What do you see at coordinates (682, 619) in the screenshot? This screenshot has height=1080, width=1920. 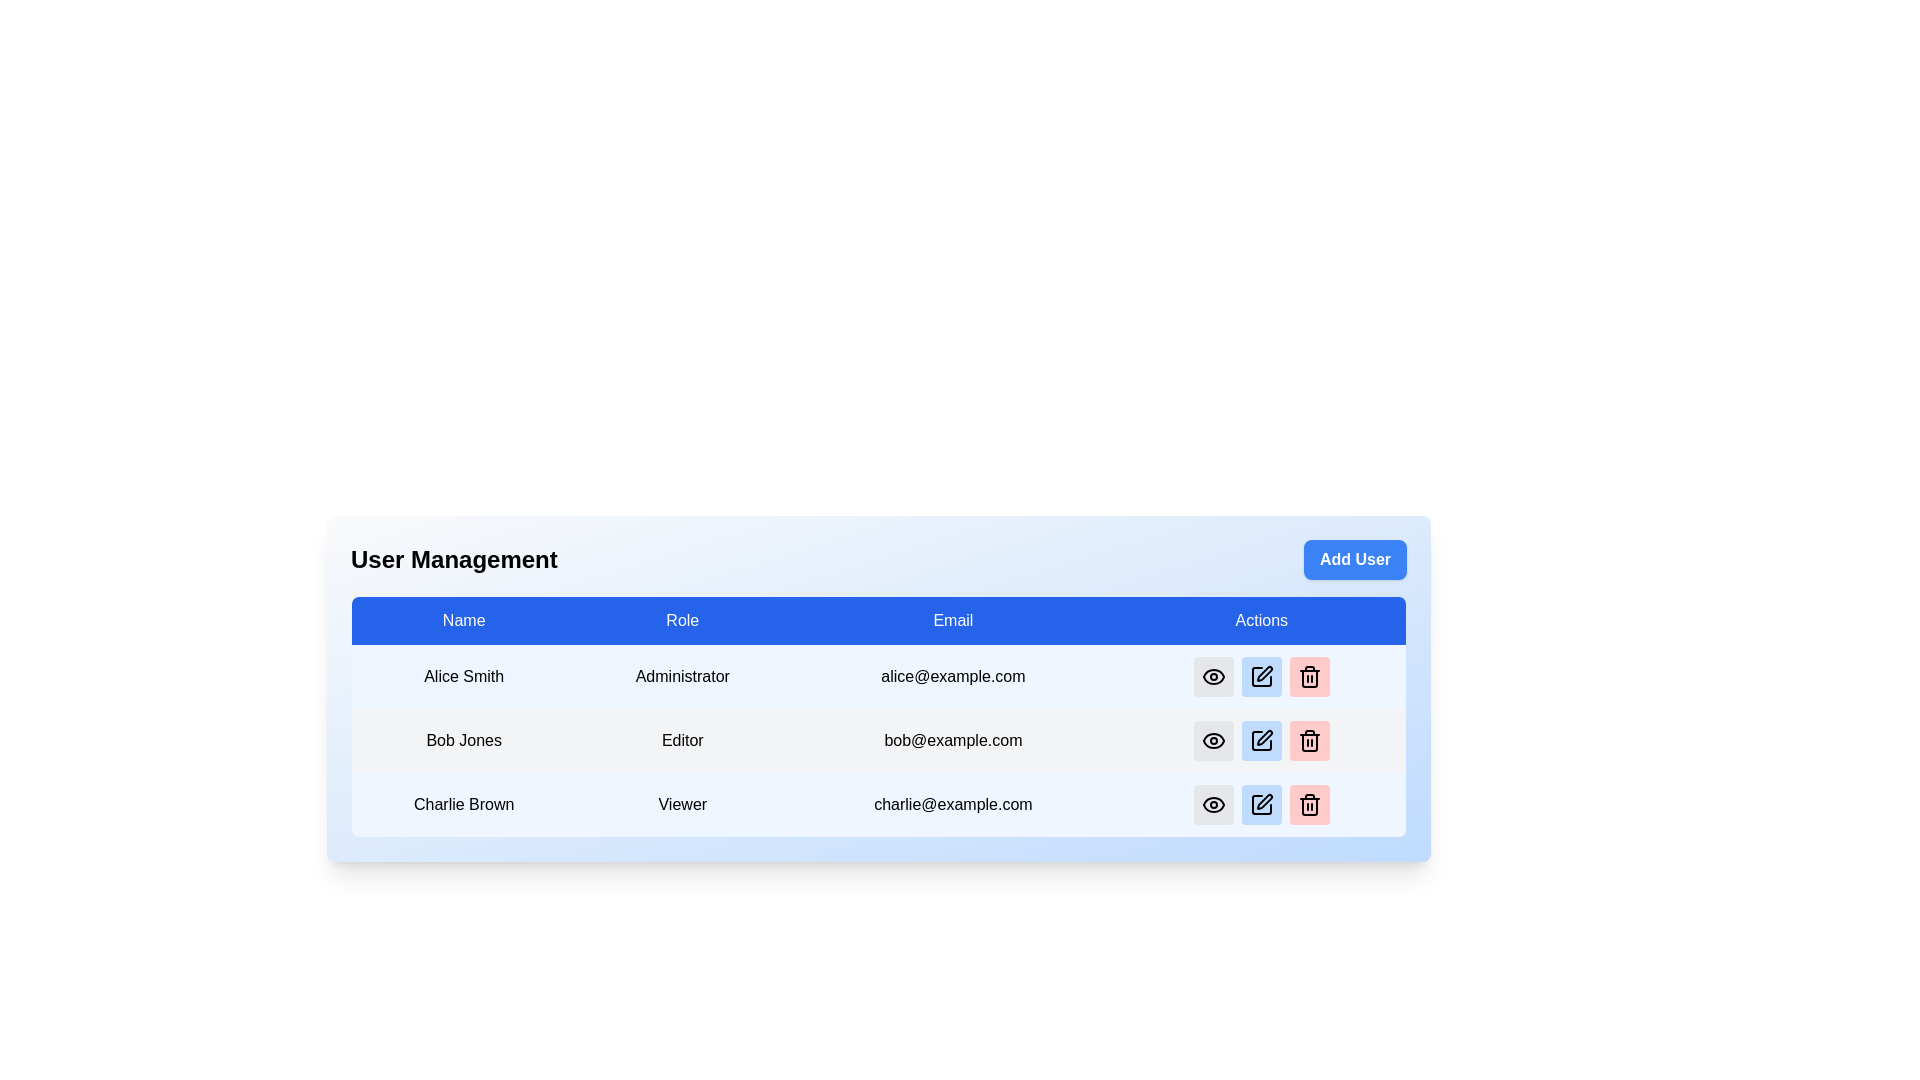 I see `text from the 'Role' header cell in the user management table, which is the second column header located between the 'Name' and 'Email' columns` at bounding box center [682, 619].